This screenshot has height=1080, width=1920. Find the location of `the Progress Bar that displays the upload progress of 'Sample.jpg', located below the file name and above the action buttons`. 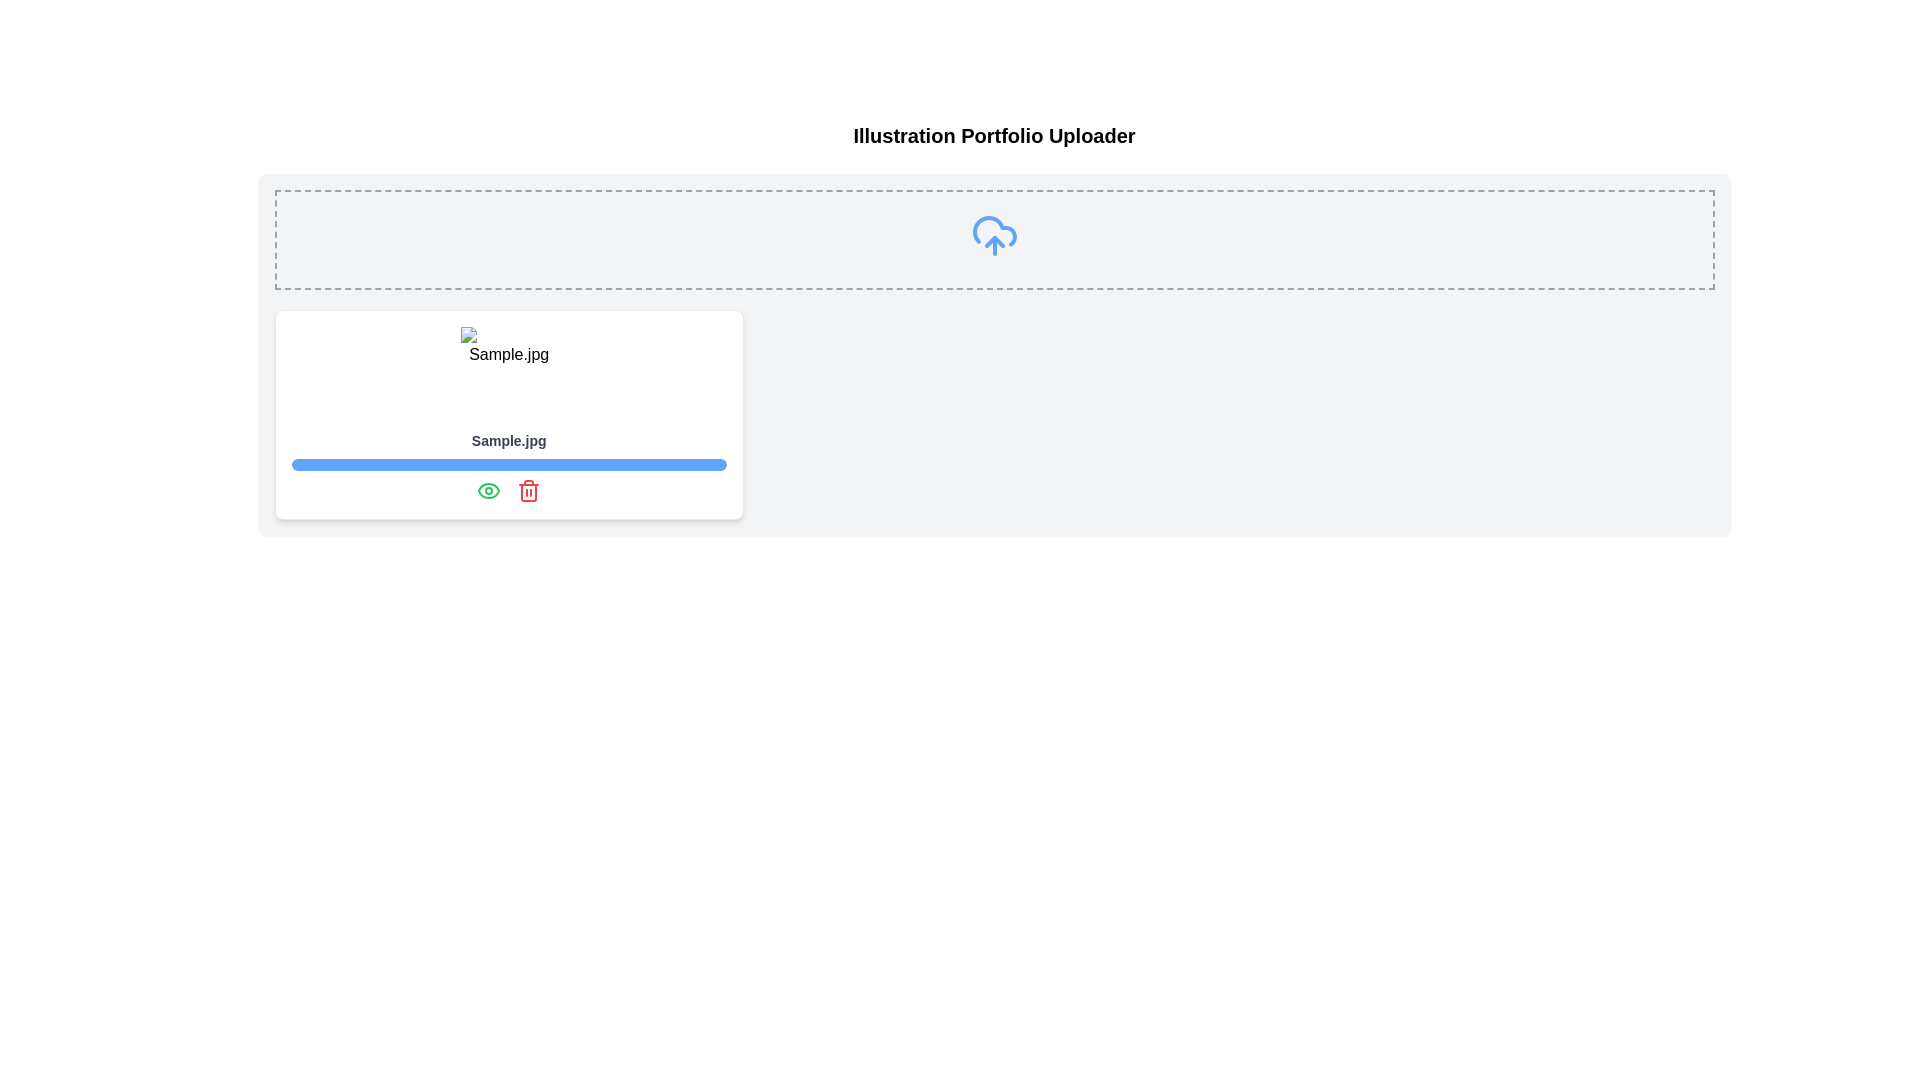

the Progress Bar that displays the upload progress of 'Sample.jpg', located below the file name and above the action buttons is located at coordinates (509, 465).